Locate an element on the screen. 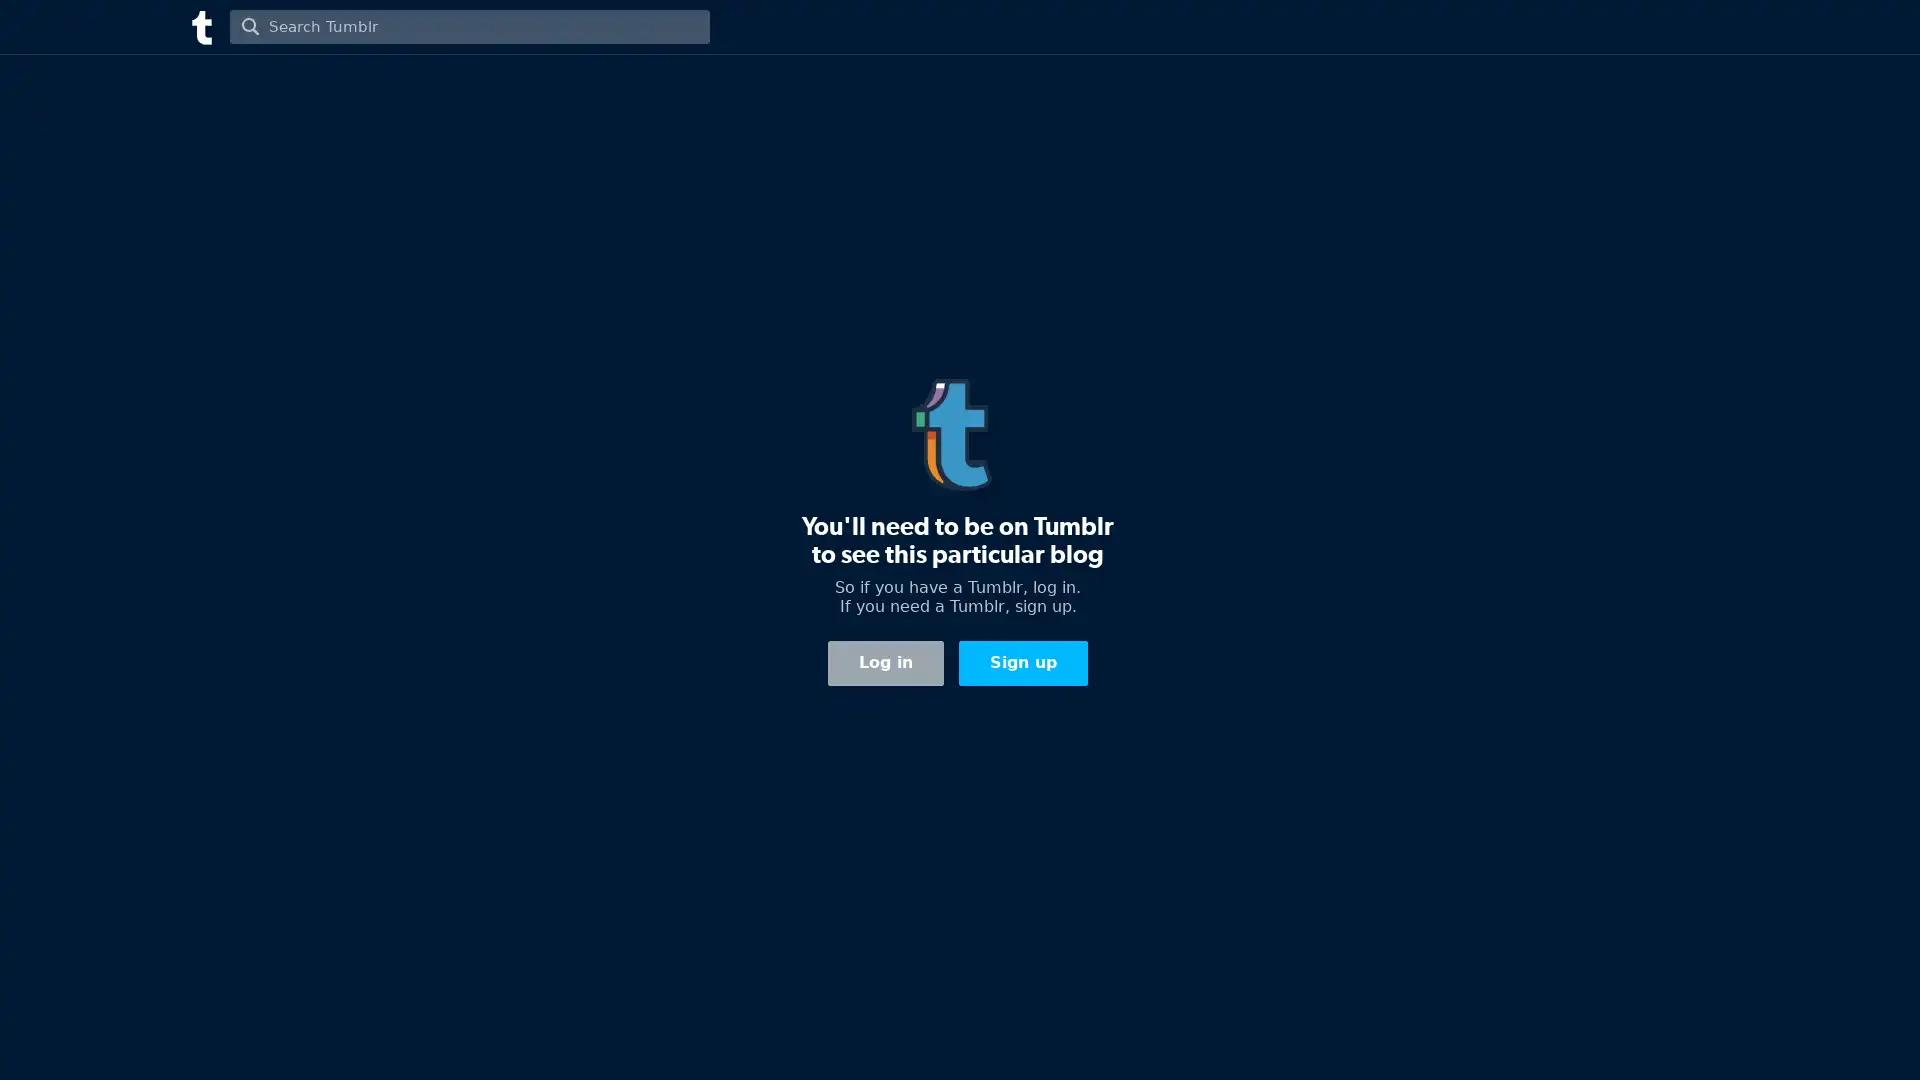  Log in is located at coordinates (885, 663).